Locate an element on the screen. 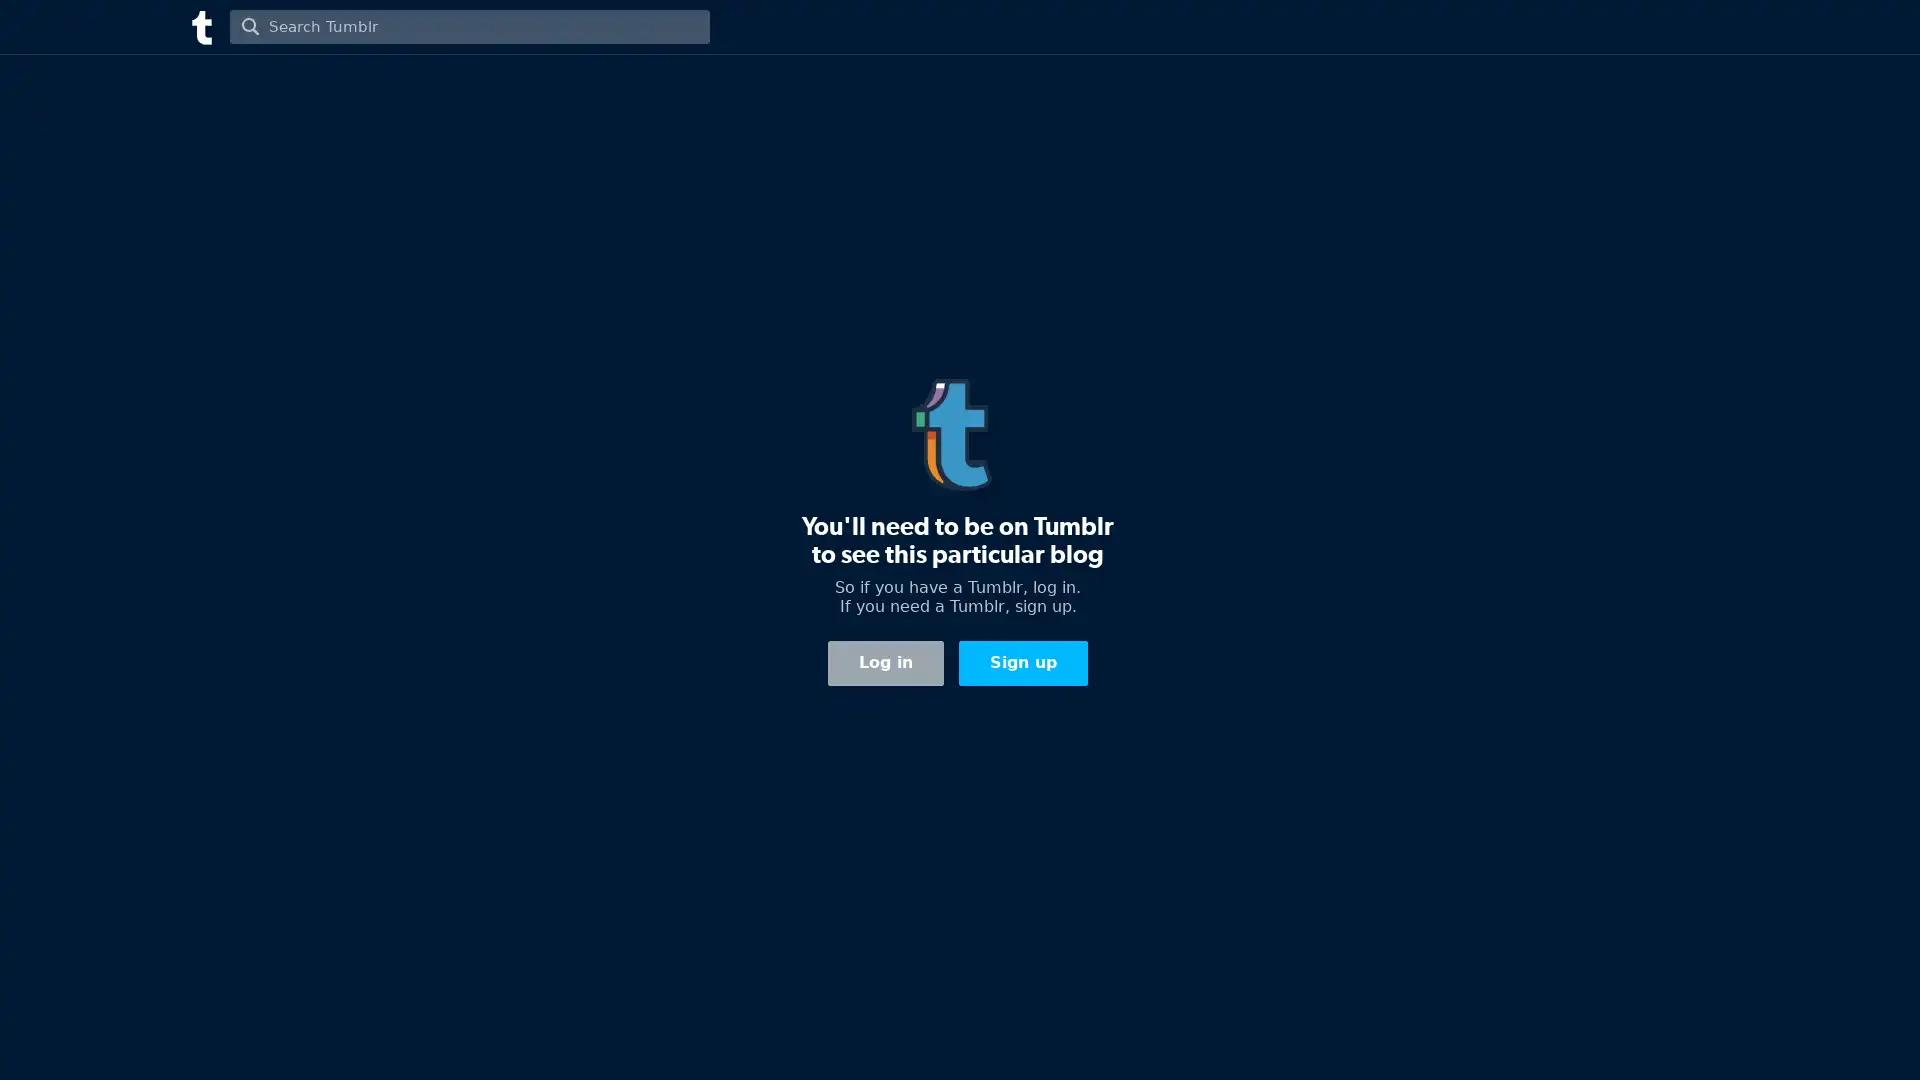  Log in is located at coordinates (885, 663).